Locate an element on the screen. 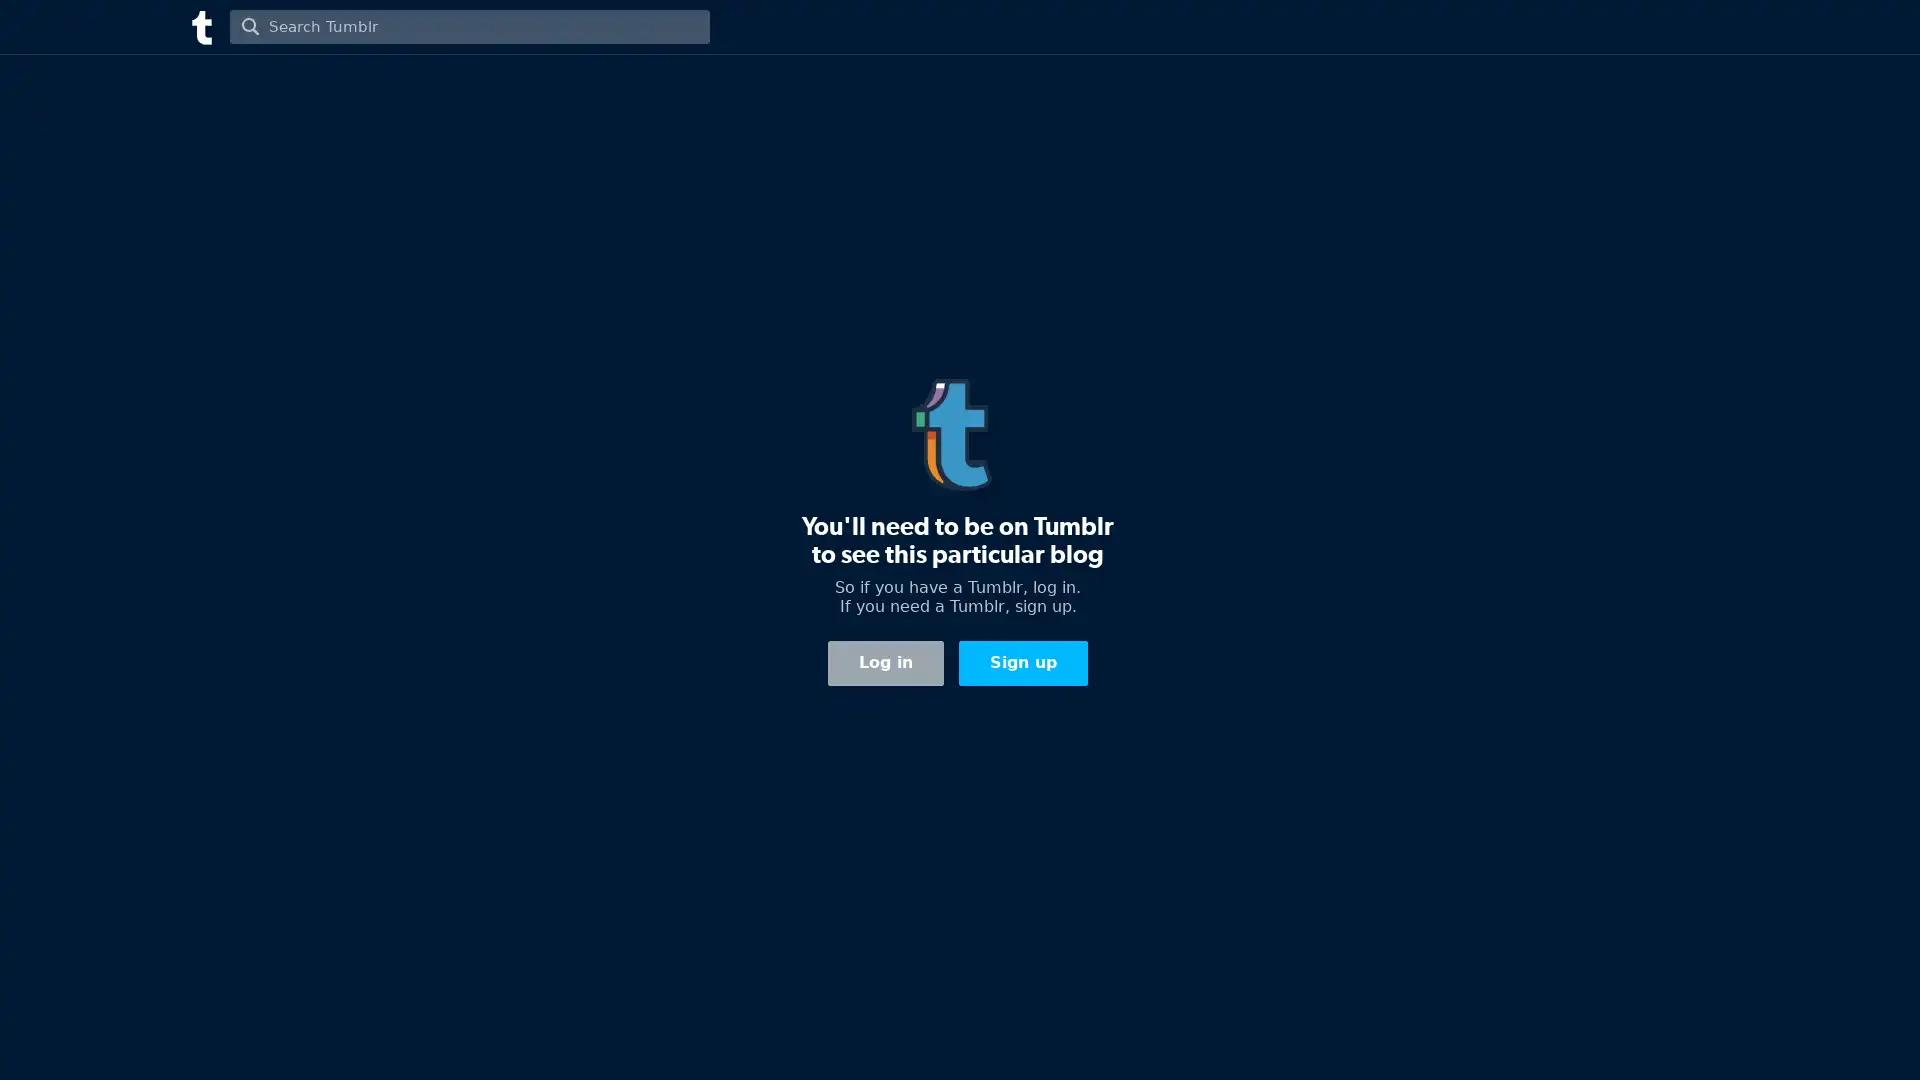  Log in is located at coordinates (885, 663).